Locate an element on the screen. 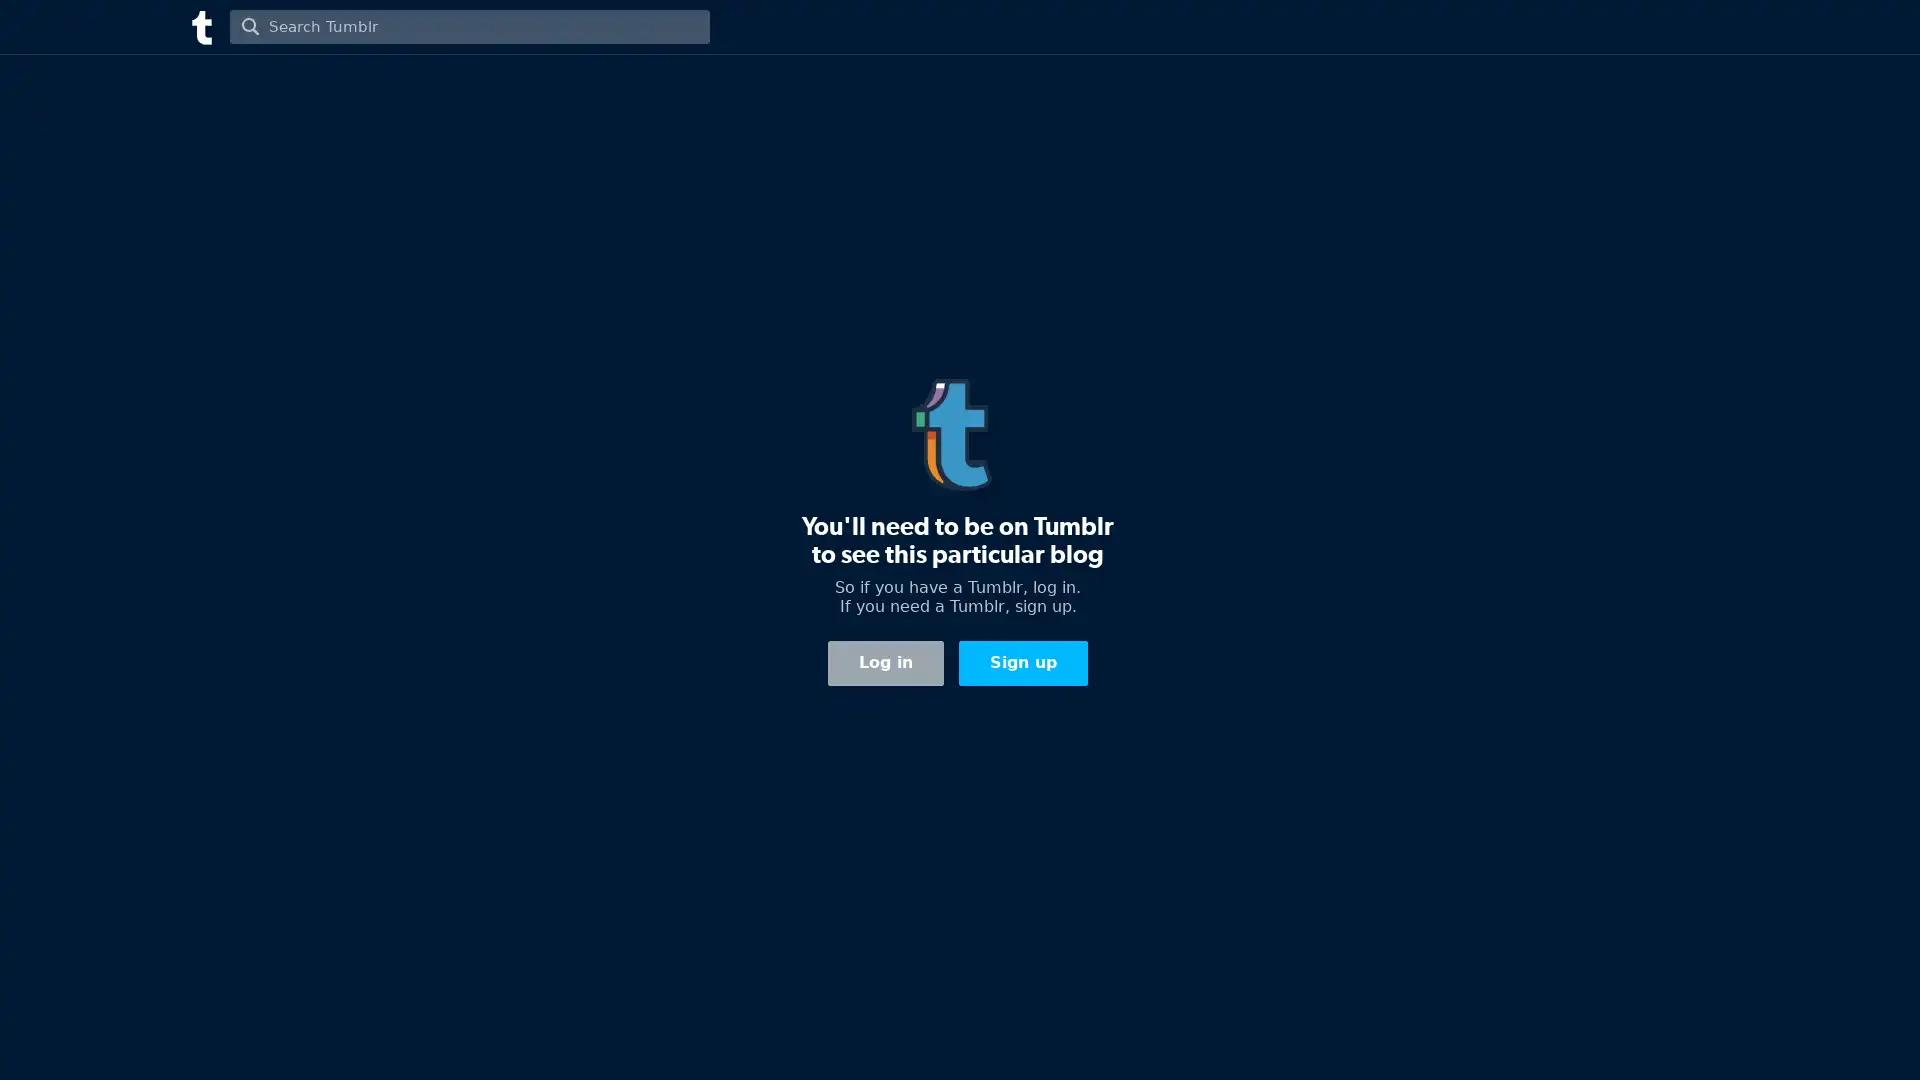  Log in is located at coordinates (885, 663).